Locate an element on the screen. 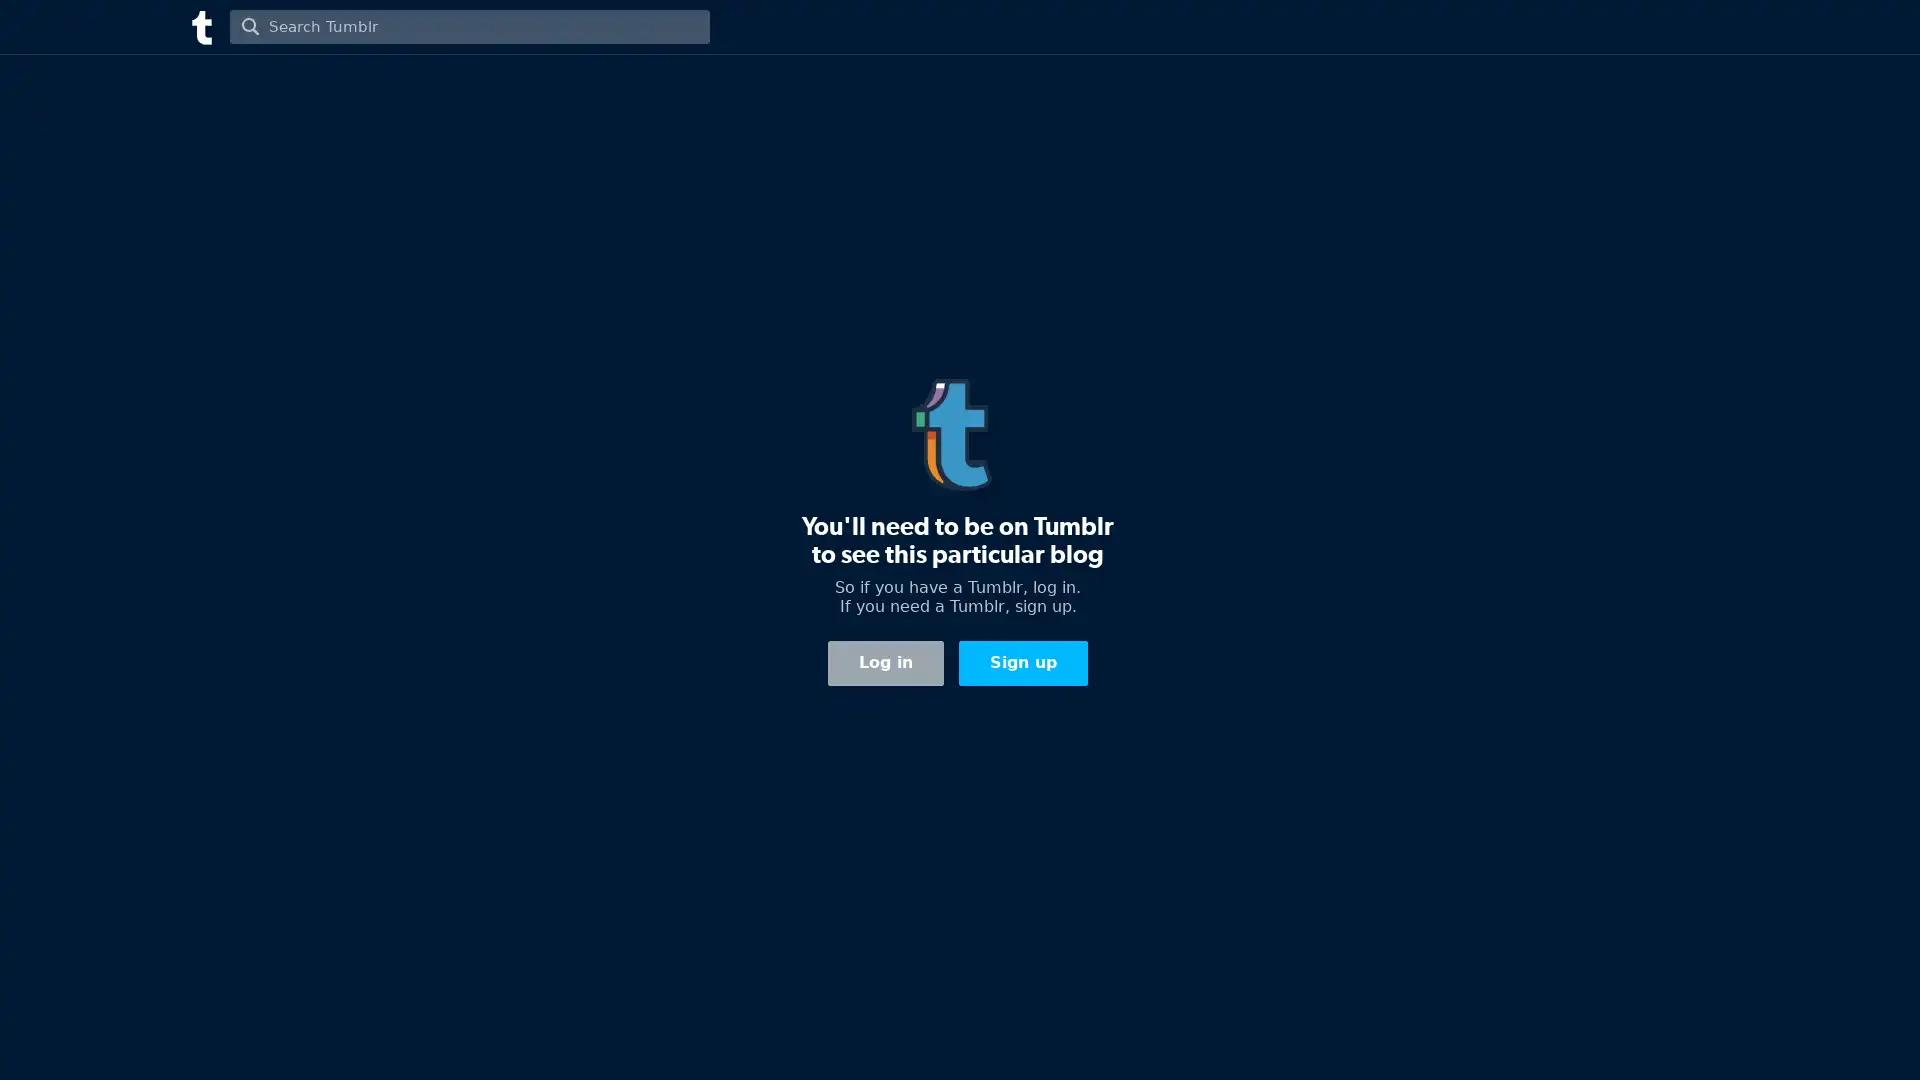  Log in is located at coordinates (885, 663).